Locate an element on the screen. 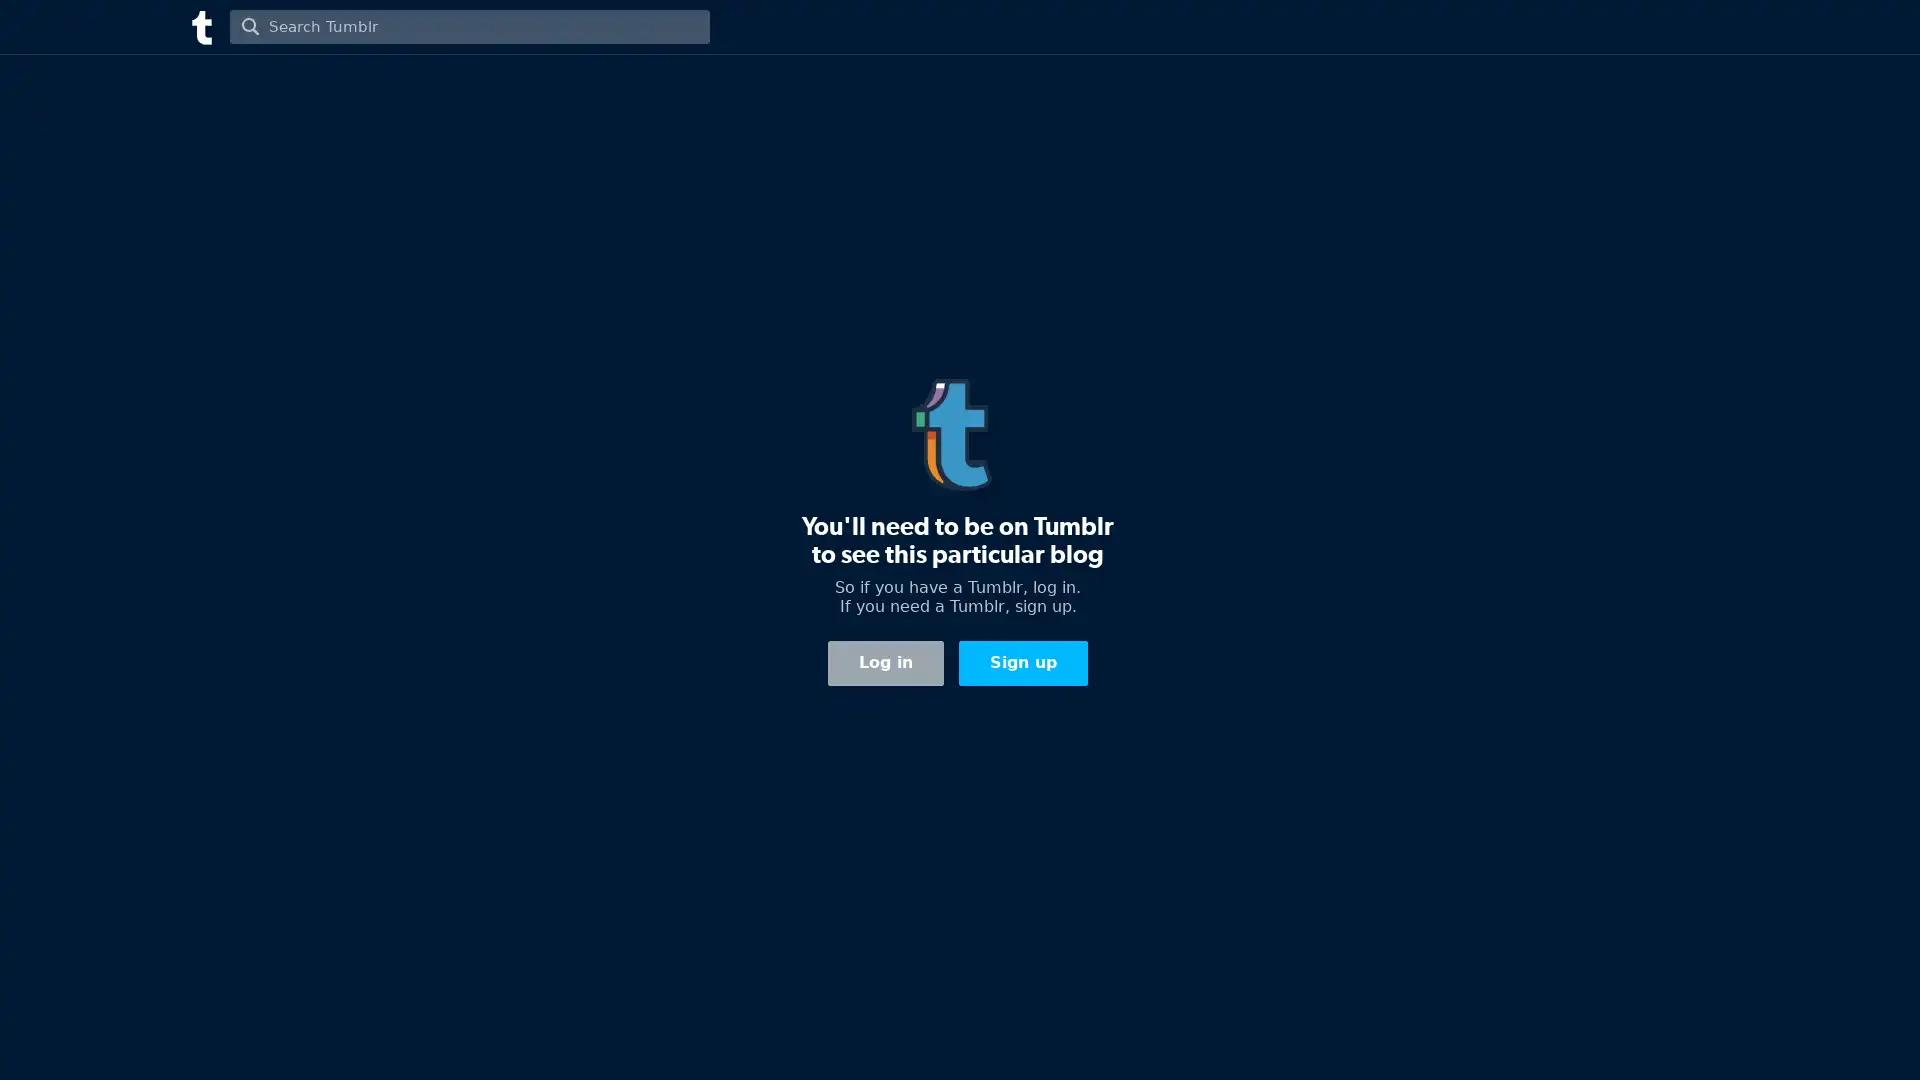  Log in is located at coordinates (885, 663).